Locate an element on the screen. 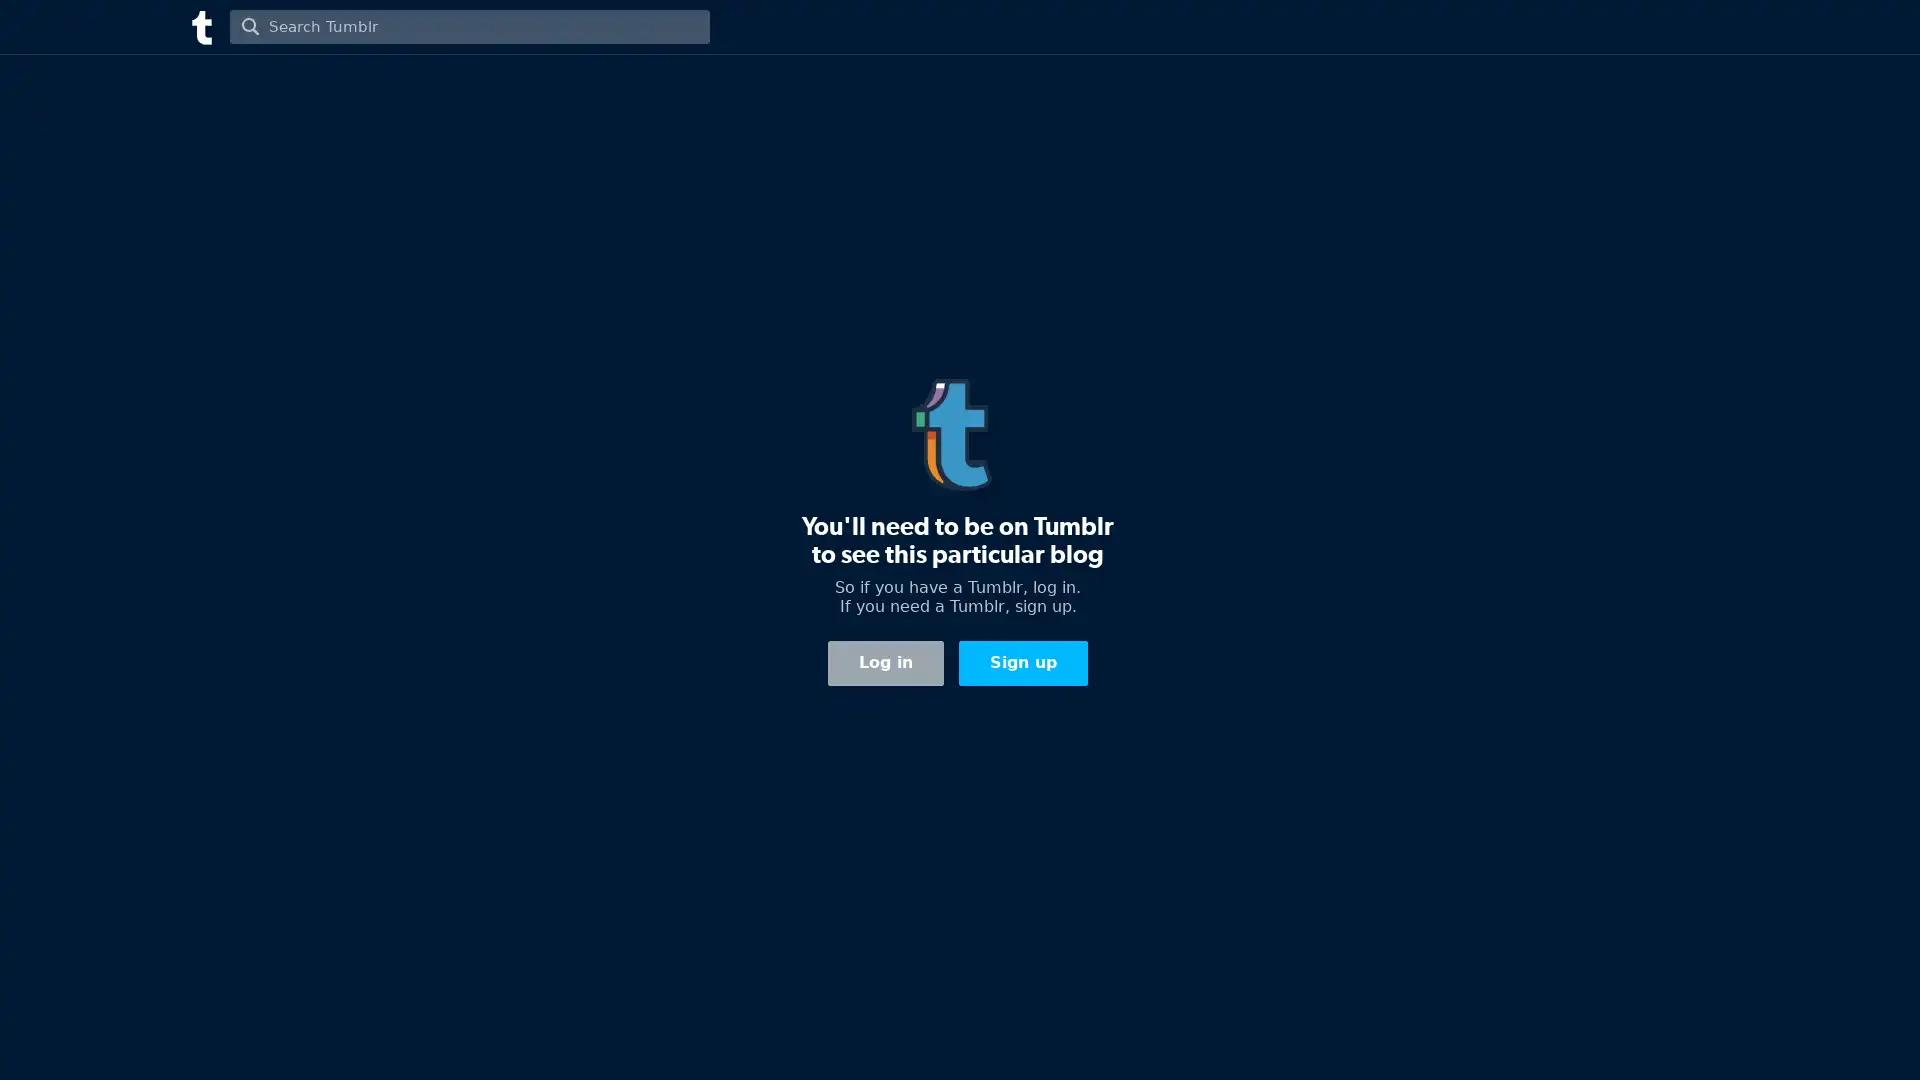  Log in is located at coordinates (885, 663).